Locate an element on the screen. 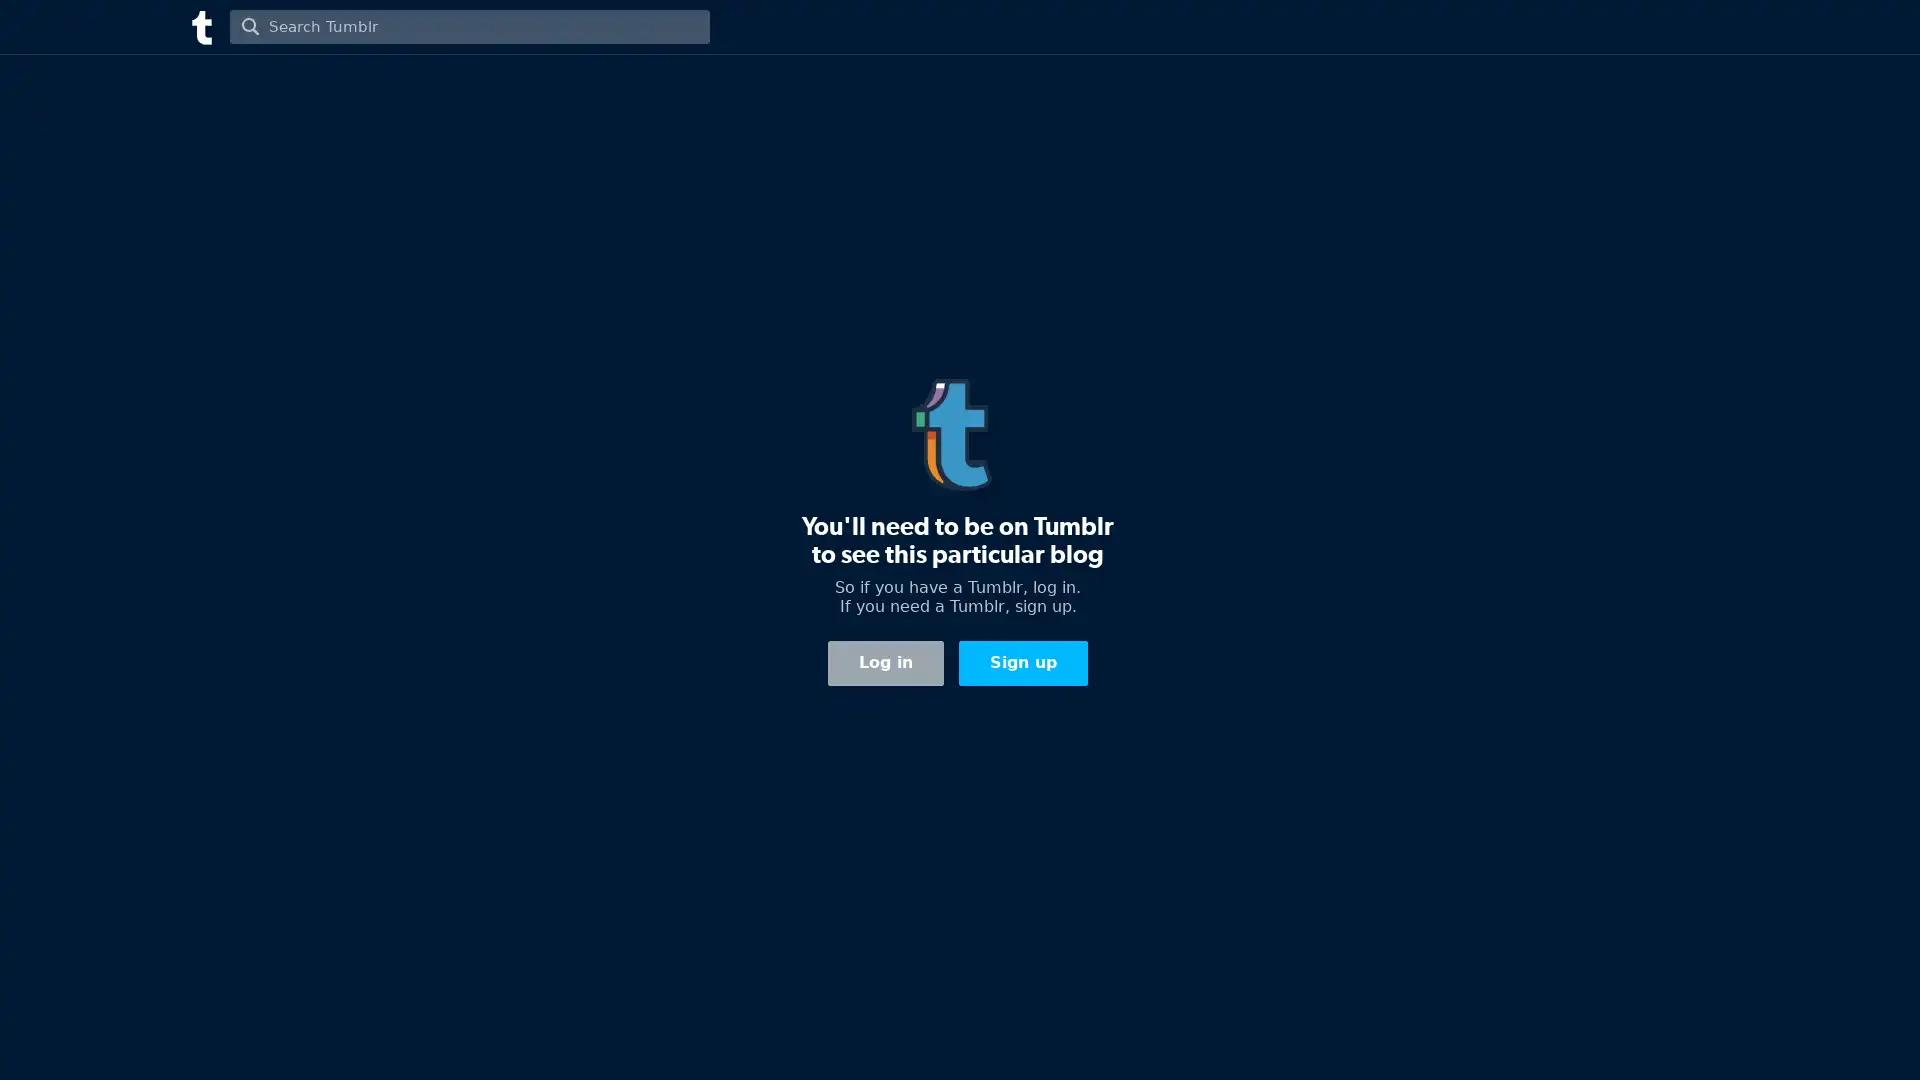  Log in is located at coordinates (885, 663).